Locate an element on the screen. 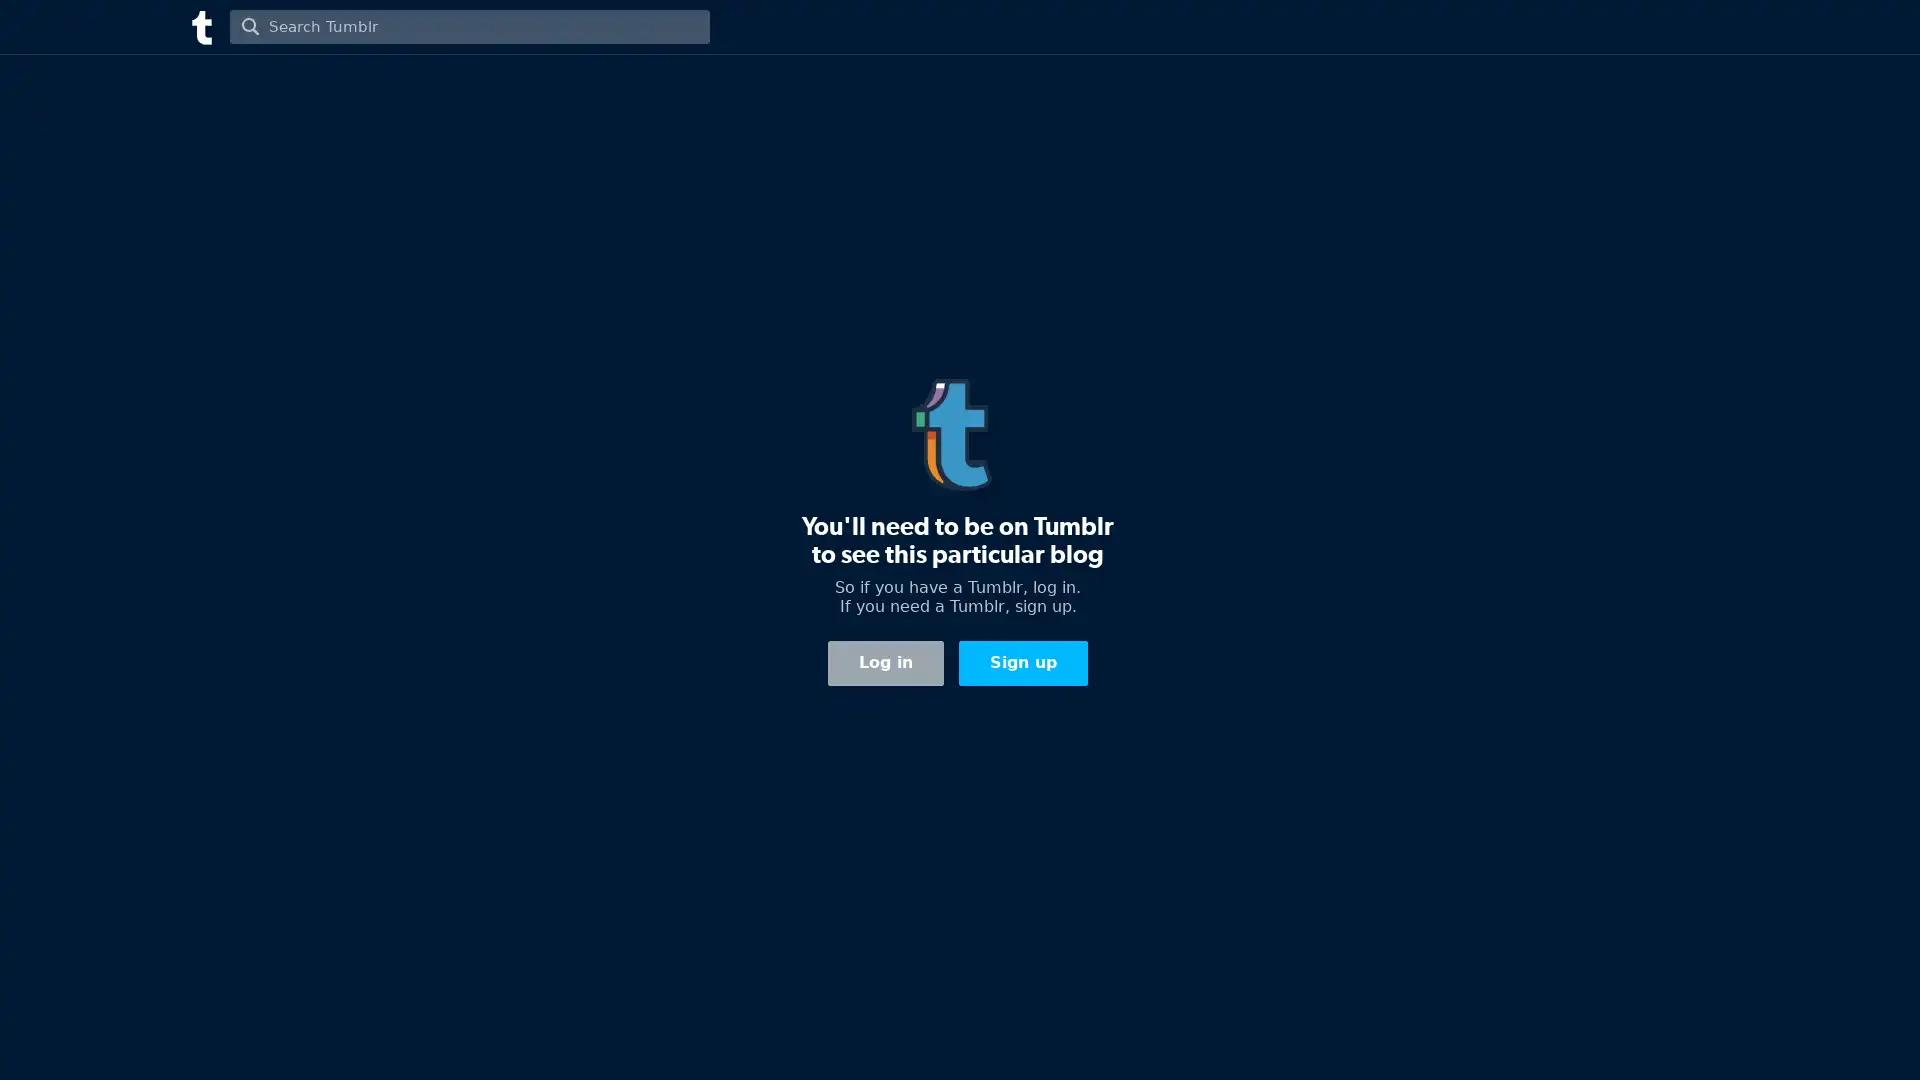  Log in is located at coordinates (885, 663).